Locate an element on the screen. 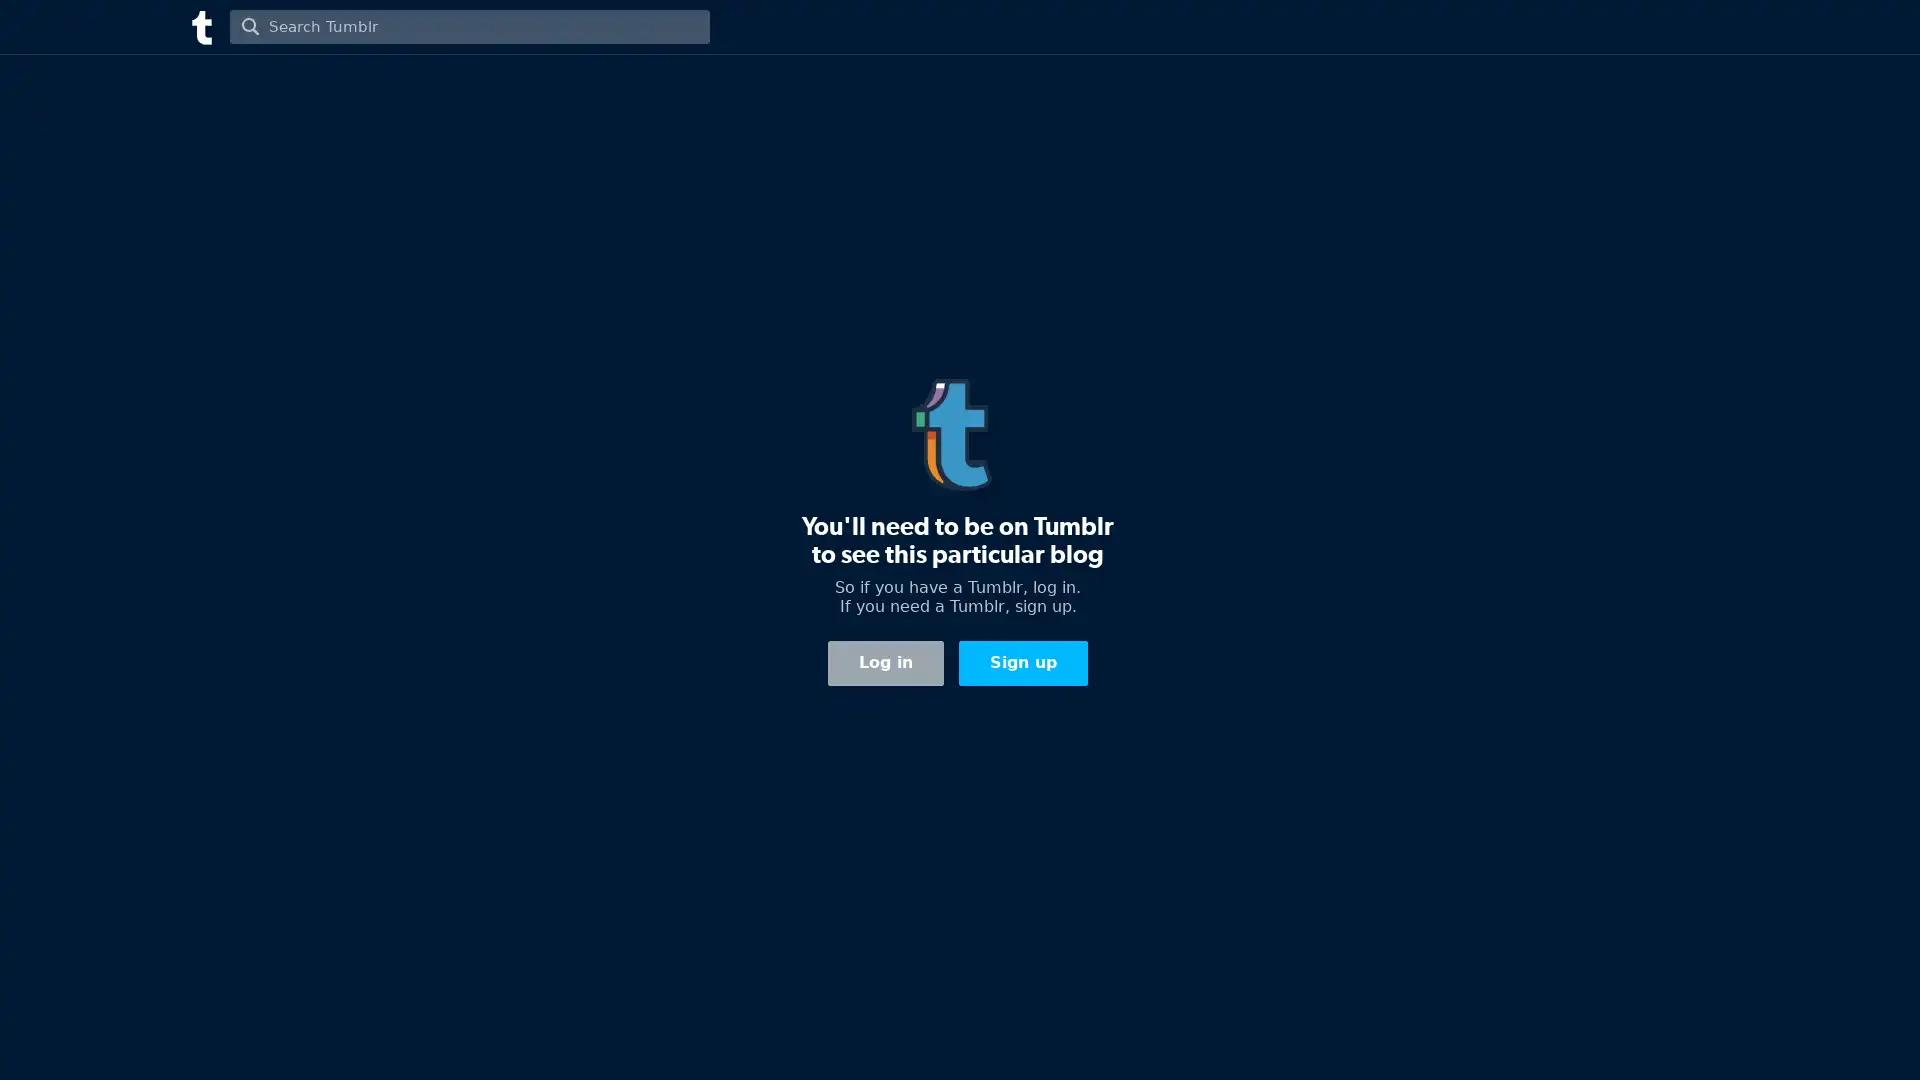  Log in is located at coordinates (885, 663).